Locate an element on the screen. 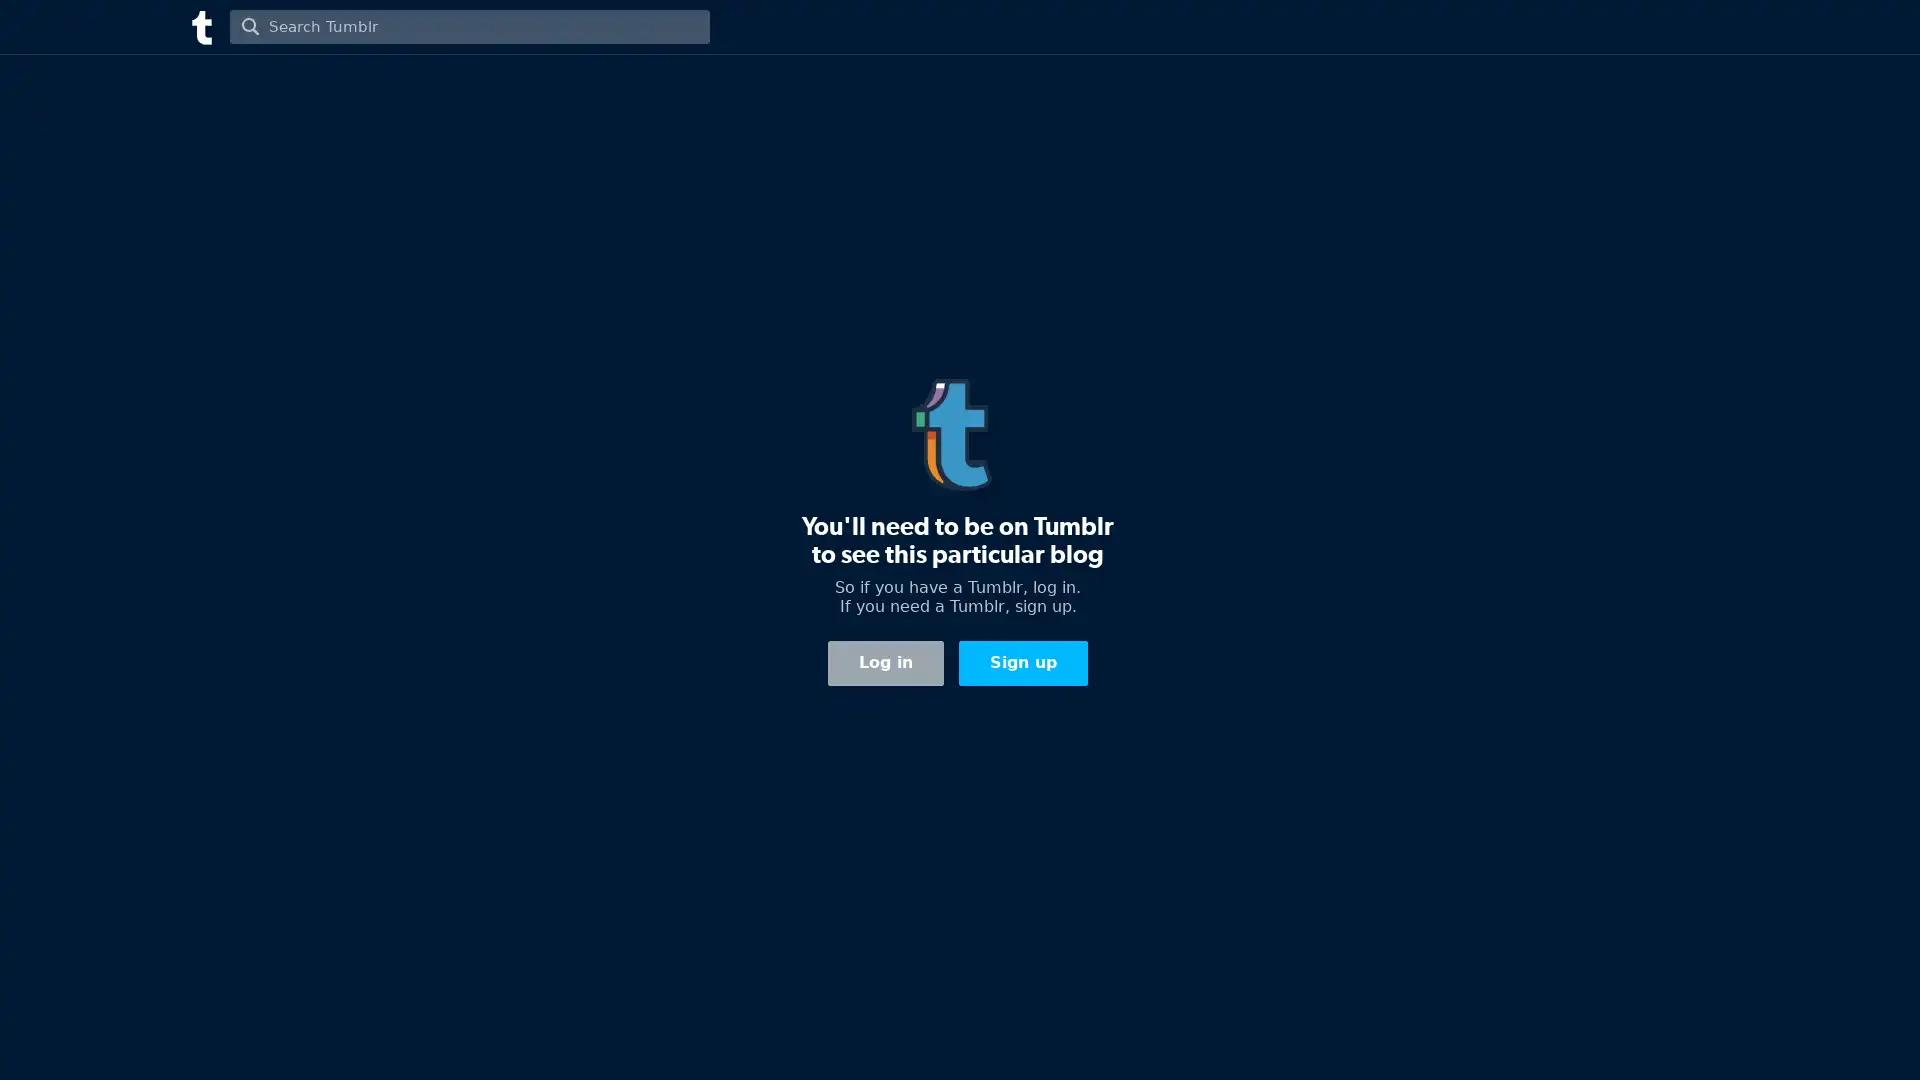  Log in is located at coordinates (885, 663).